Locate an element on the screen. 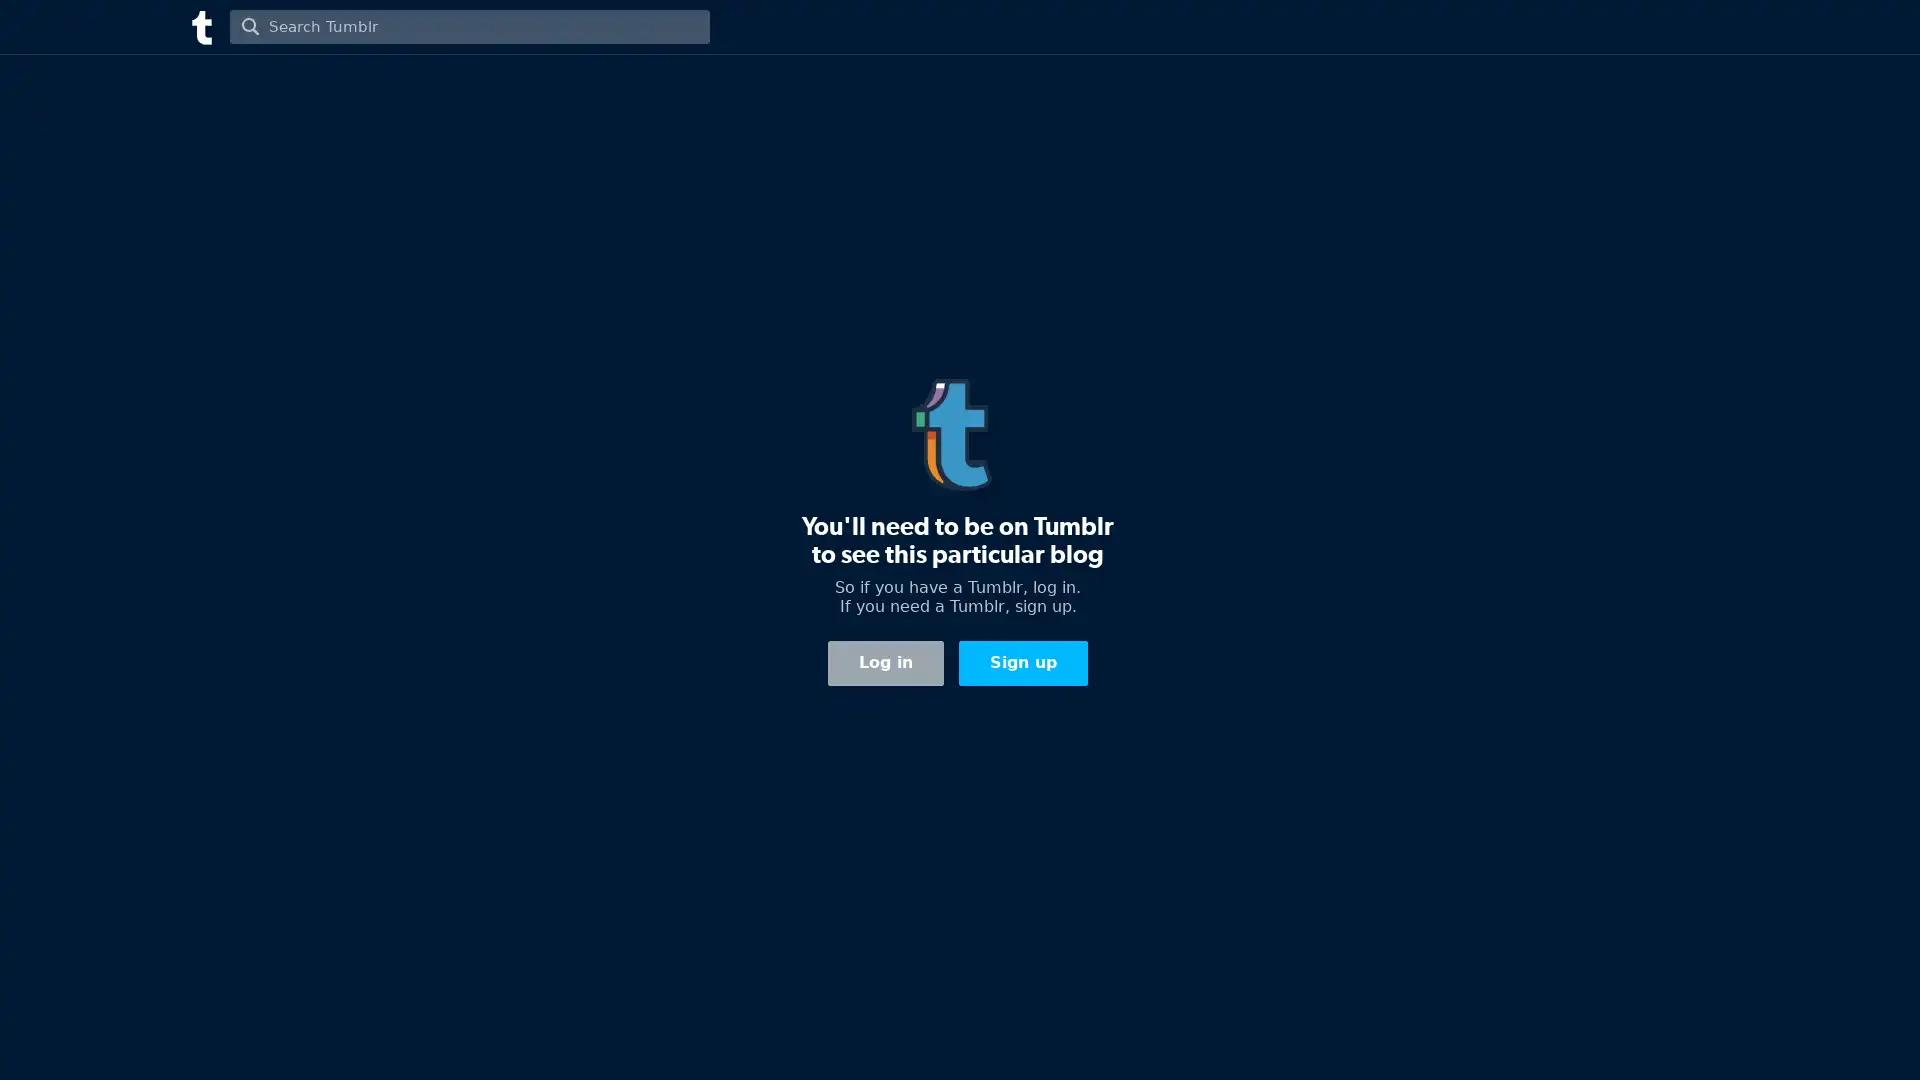  Log in is located at coordinates (885, 663).